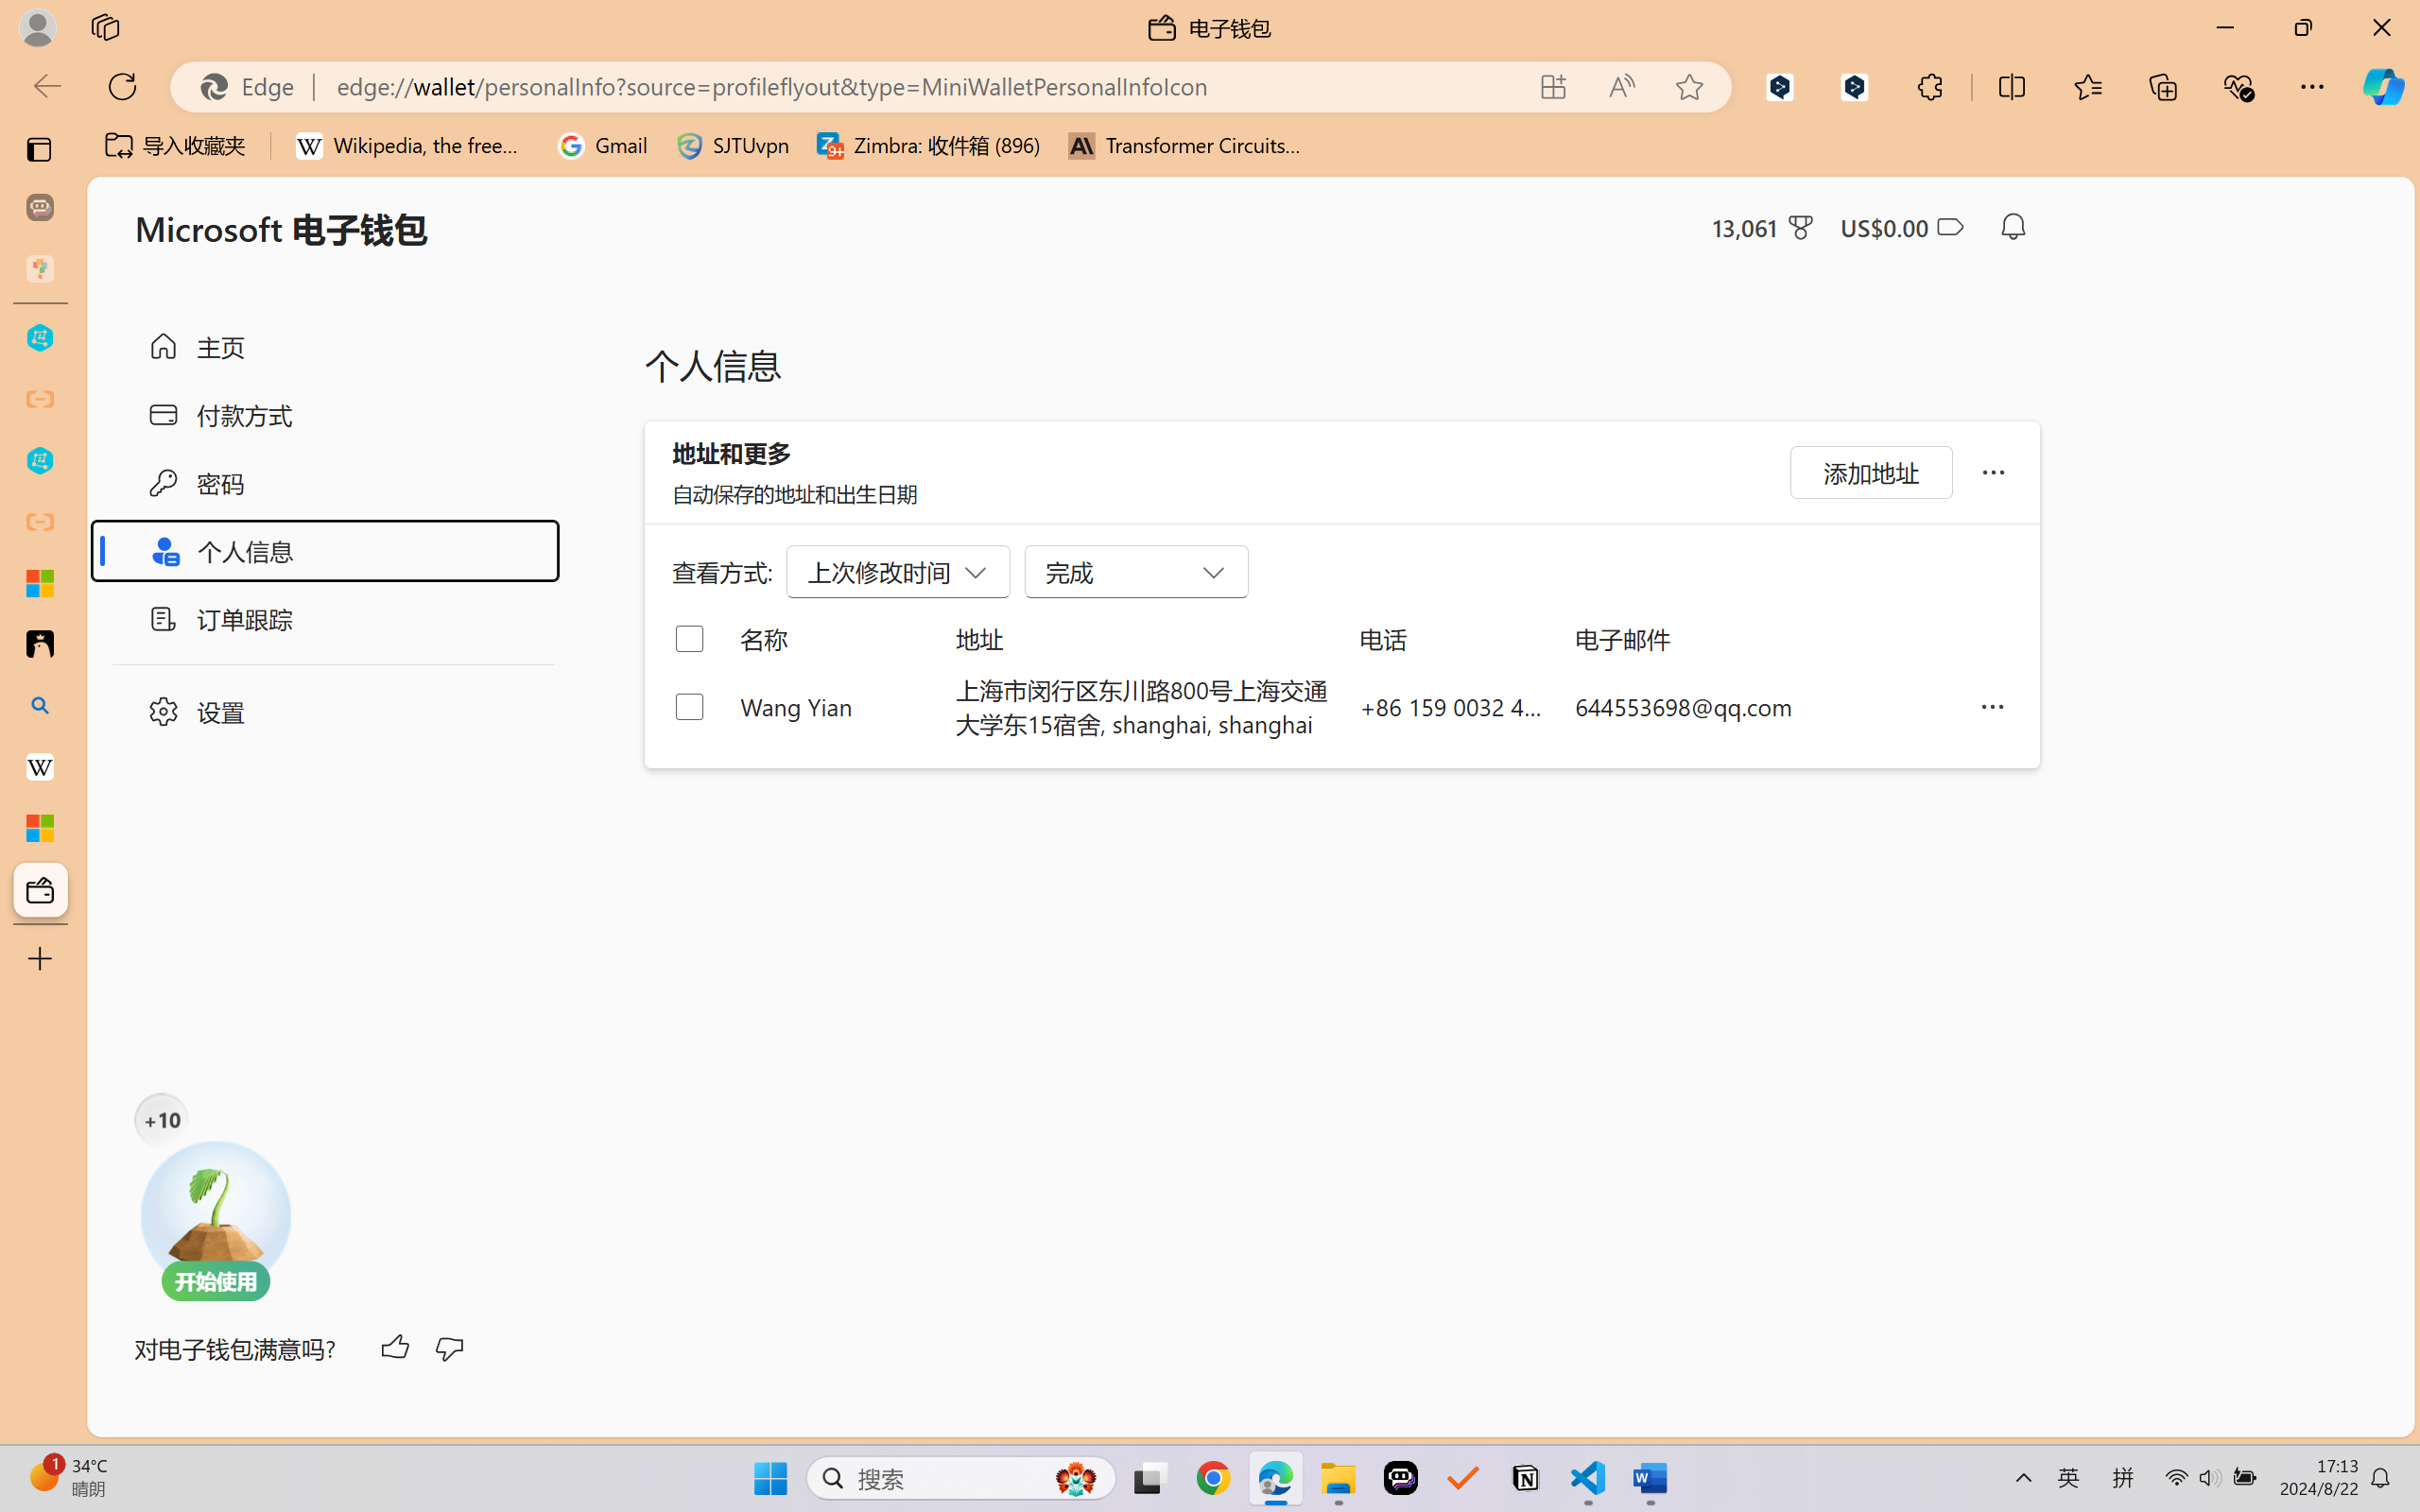  What do you see at coordinates (732, 145) in the screenshot?
I see `'SJTUvpn'` at bounding box center [732, 145].